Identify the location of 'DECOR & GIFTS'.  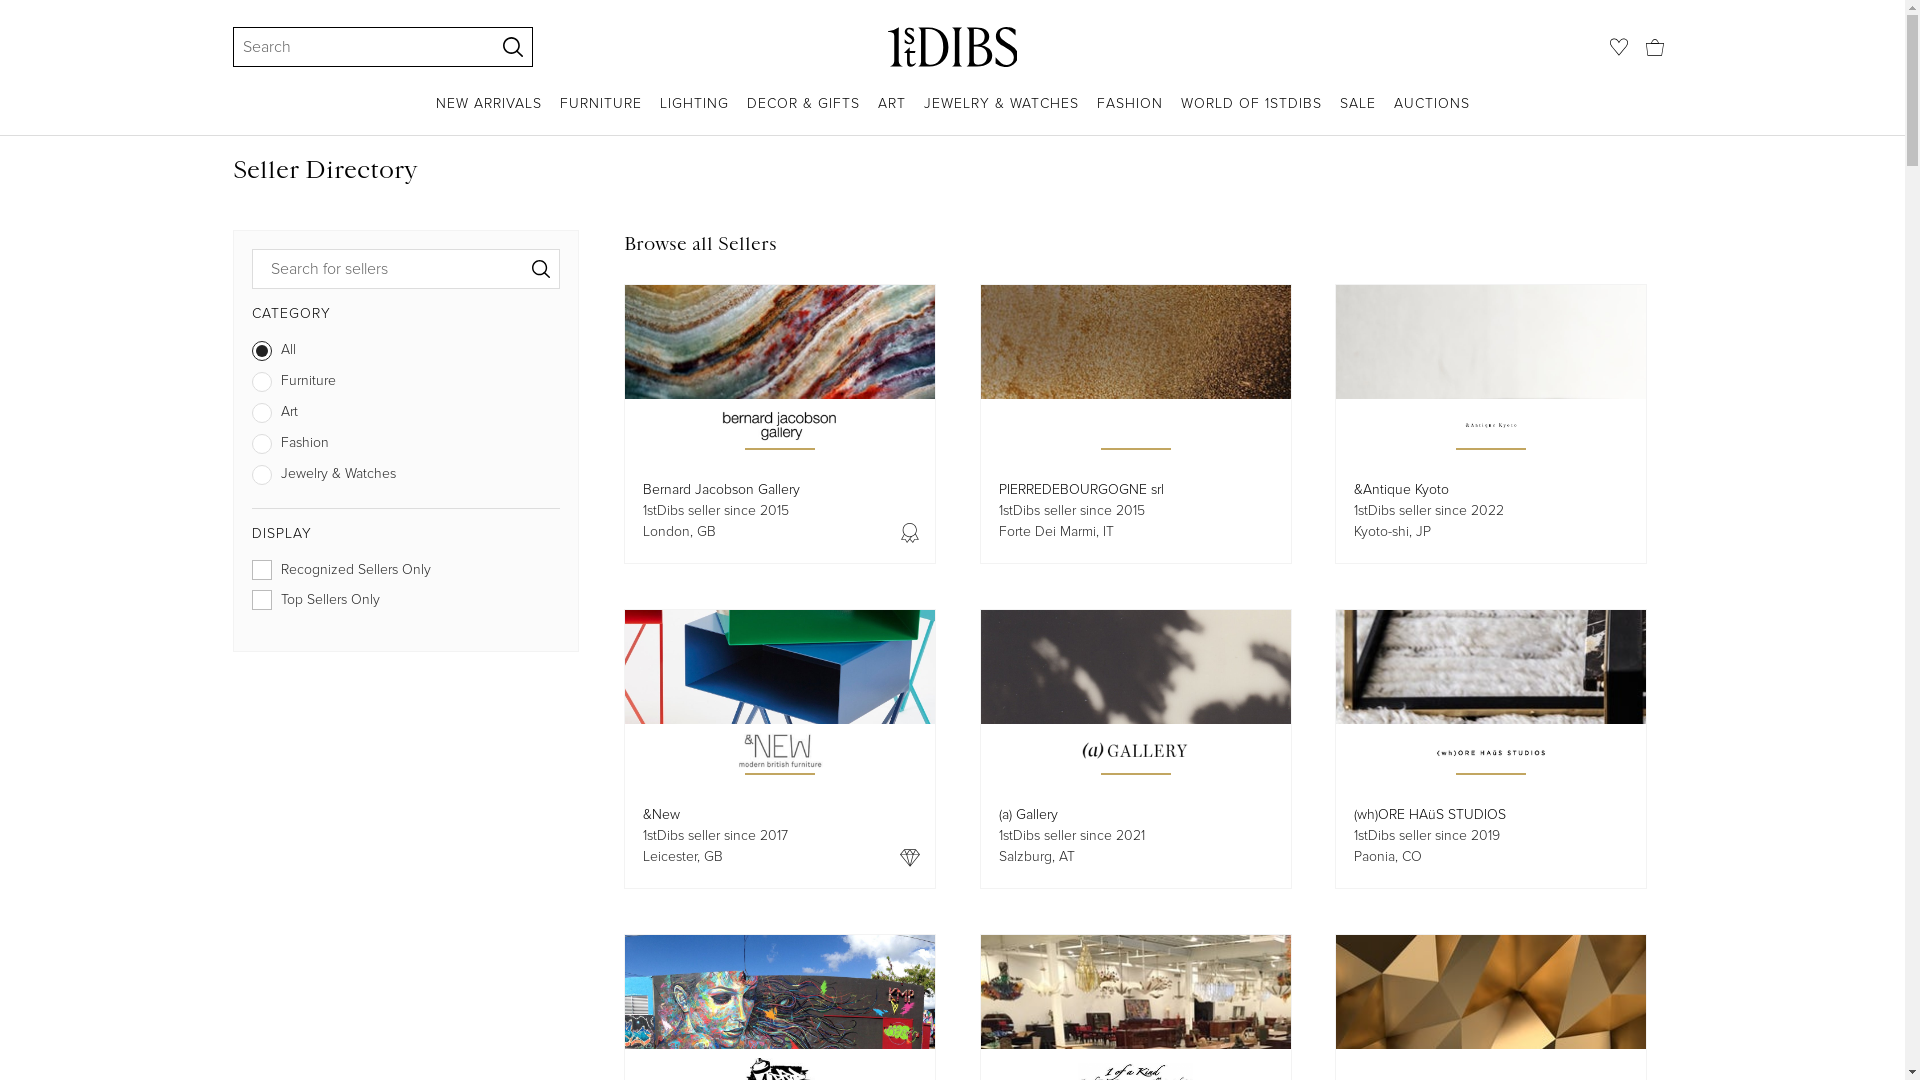
(744, 114).